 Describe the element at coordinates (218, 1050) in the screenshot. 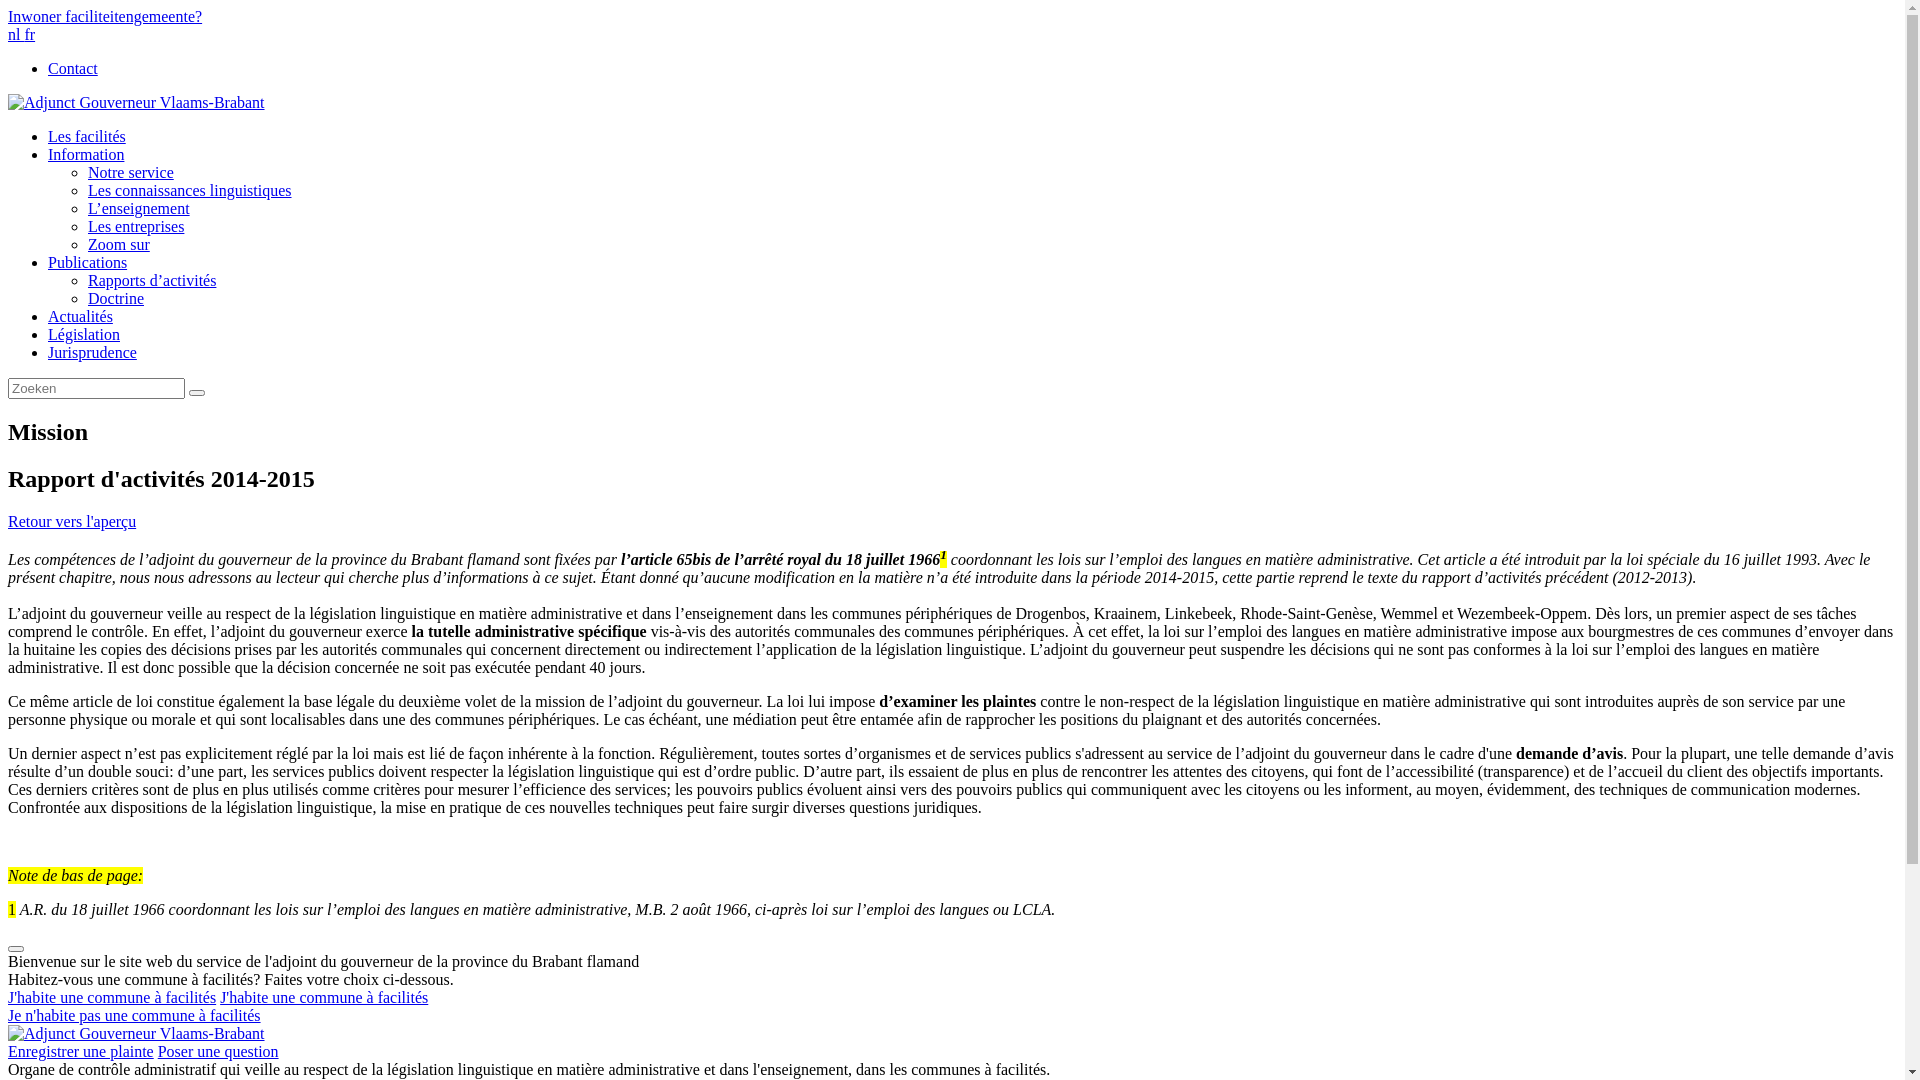

I see `'Poser une question'` at that location.